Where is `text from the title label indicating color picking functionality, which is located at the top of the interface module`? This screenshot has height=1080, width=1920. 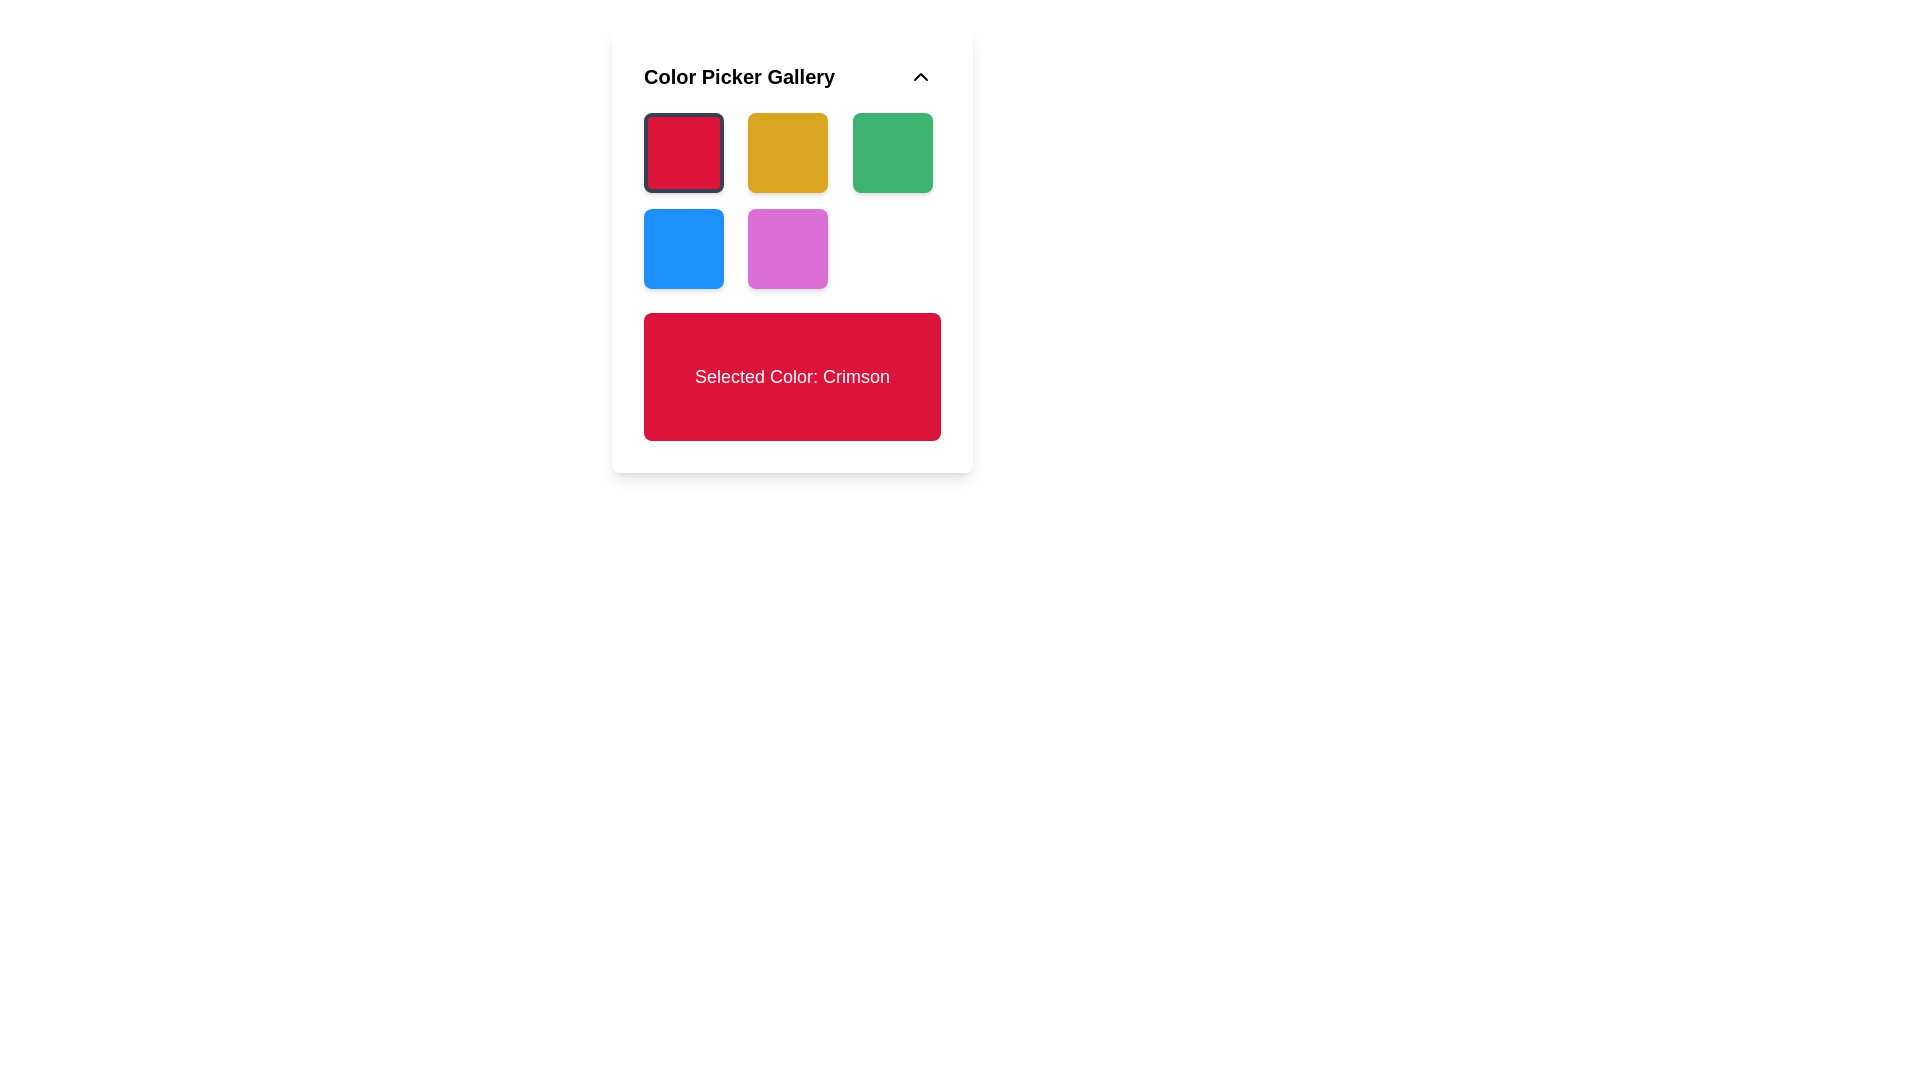
text from the title label indicating color picking functionality, which is located at the top of the interface module is located at coordinates (738, 76).